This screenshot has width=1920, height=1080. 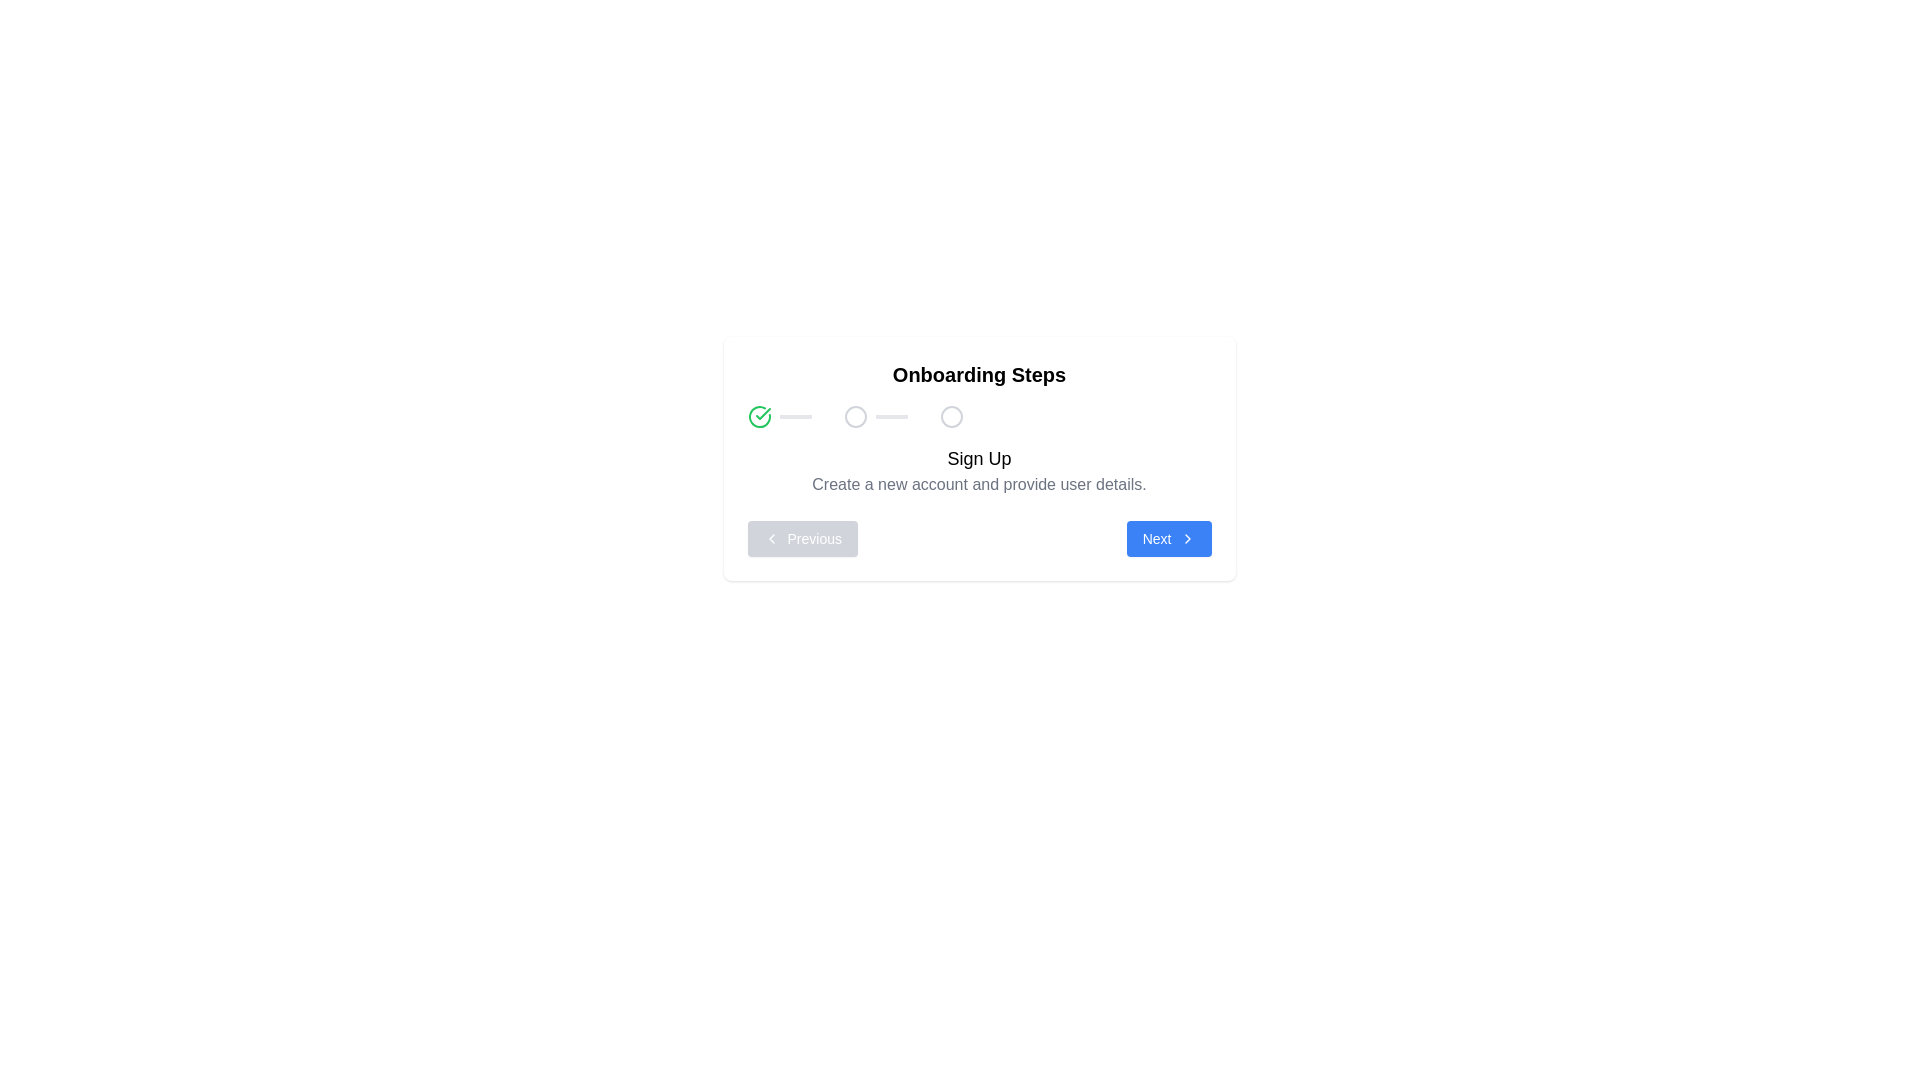 What do you see at coordinates (758, 415) in the screenshot?
I see `the top part of the circular icon indicating progression or success, which is the first of the three circular markers in the onboarding steps visual indicator` at bounding box center [758, 415].